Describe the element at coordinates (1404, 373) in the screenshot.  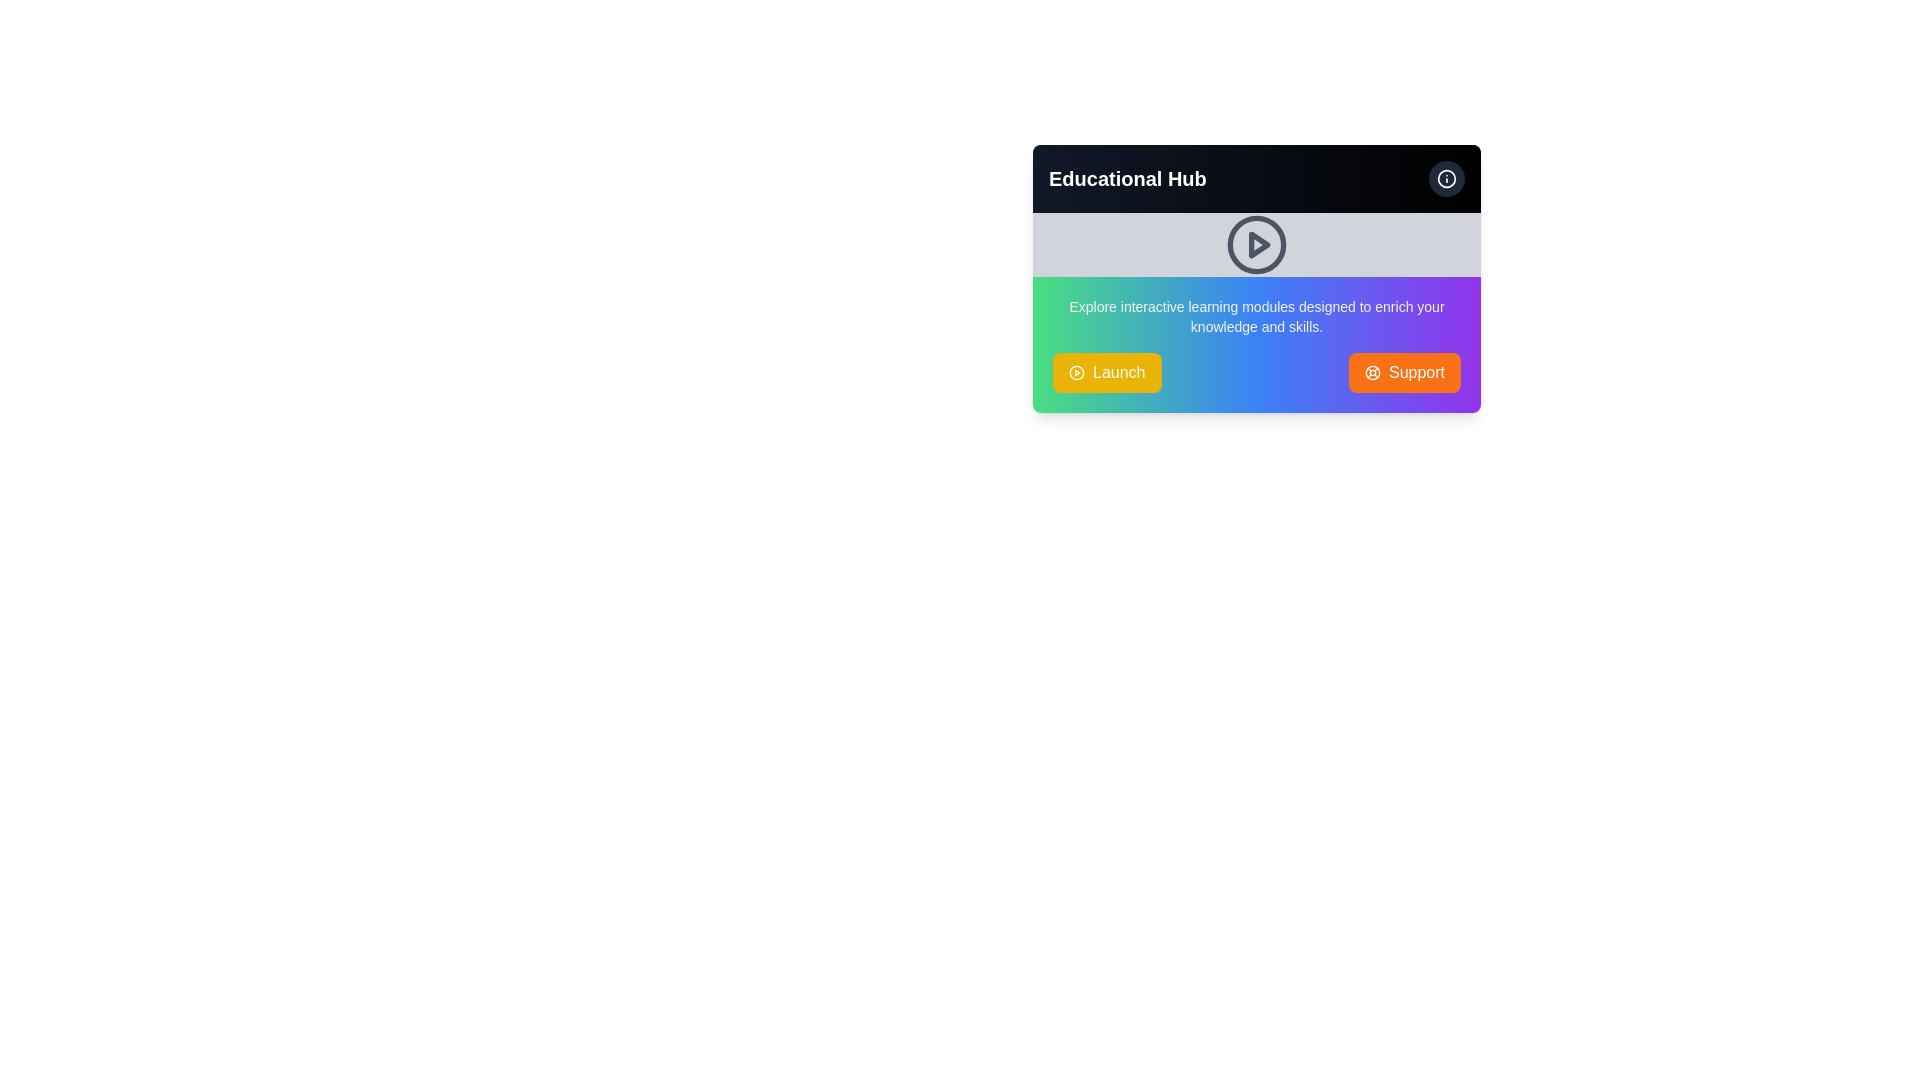
I see `the support button located at the bottom right of the 'Educational Hub' module` at that location.